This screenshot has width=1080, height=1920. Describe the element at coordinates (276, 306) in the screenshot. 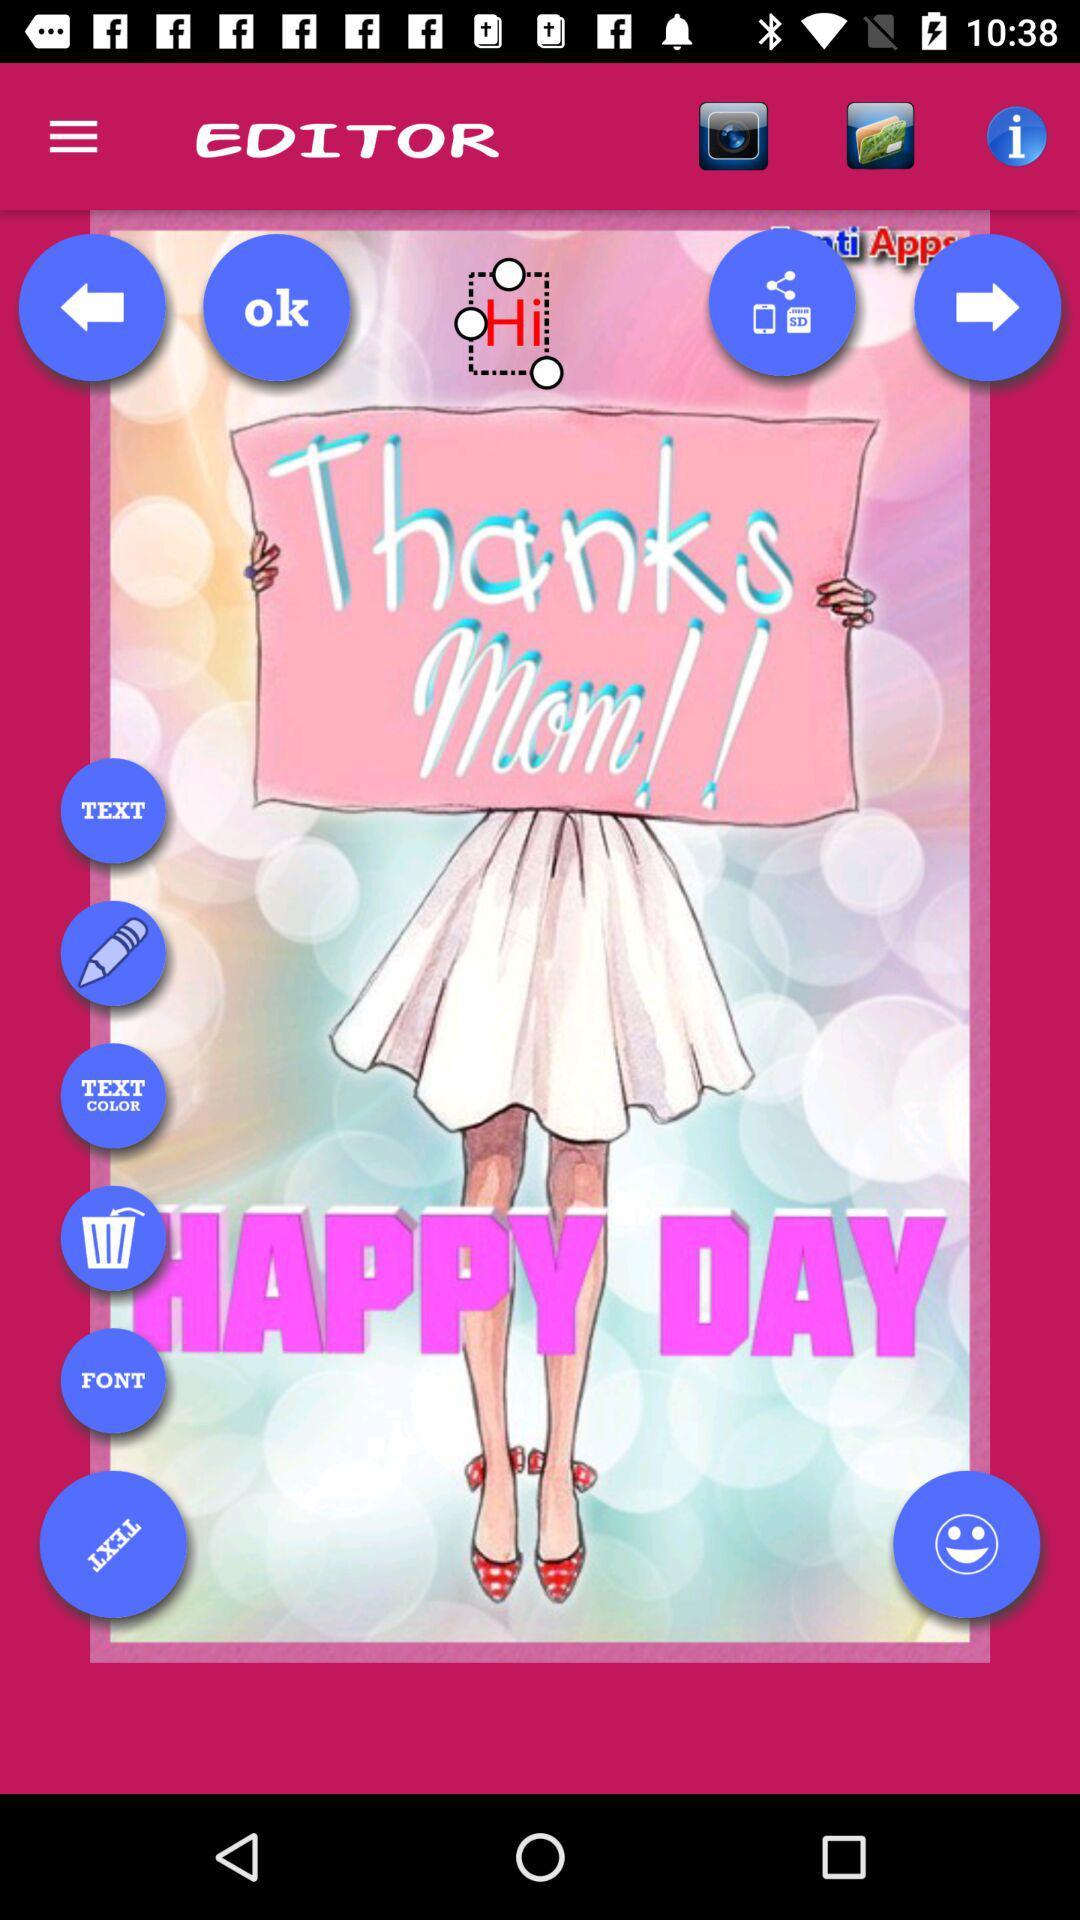

I see `ok` at that location.